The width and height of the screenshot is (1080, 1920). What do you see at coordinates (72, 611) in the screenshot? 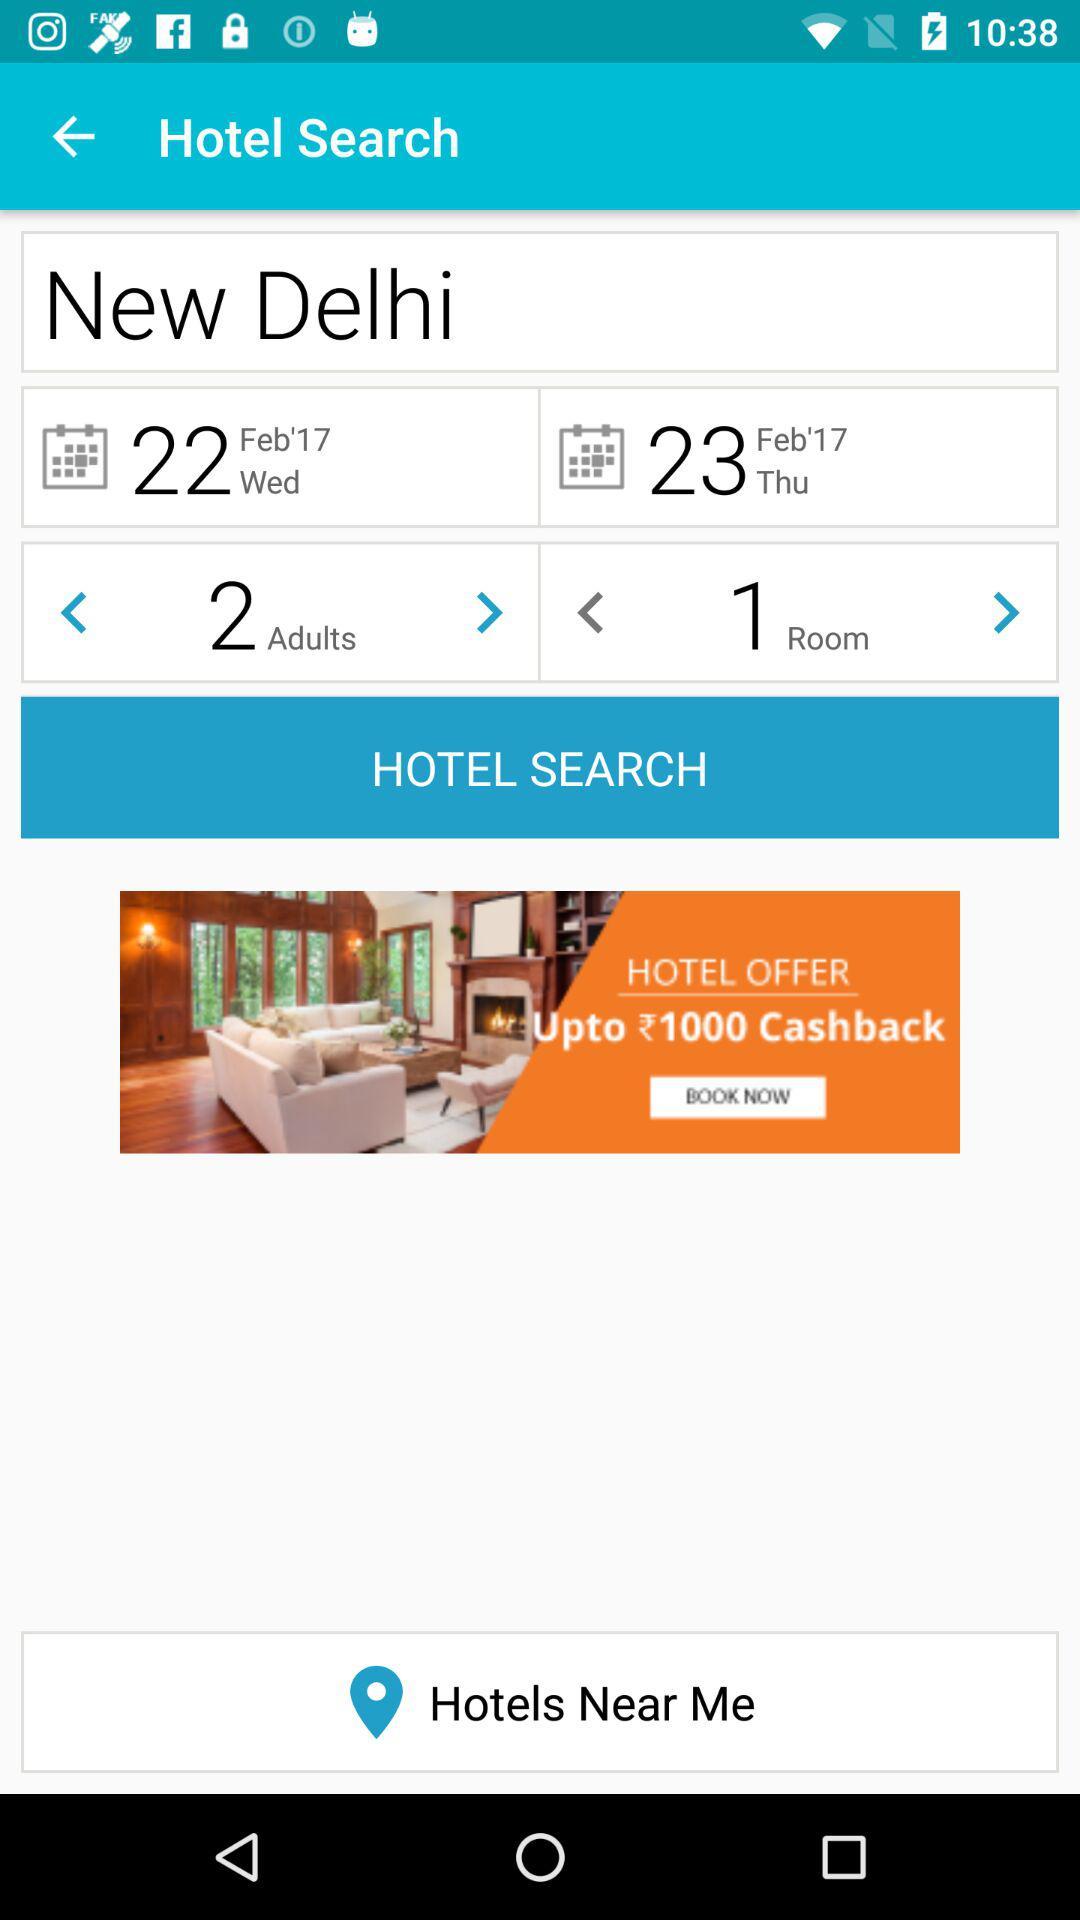
I see `the arrow_backward icon` at bounding box center [72, 611].